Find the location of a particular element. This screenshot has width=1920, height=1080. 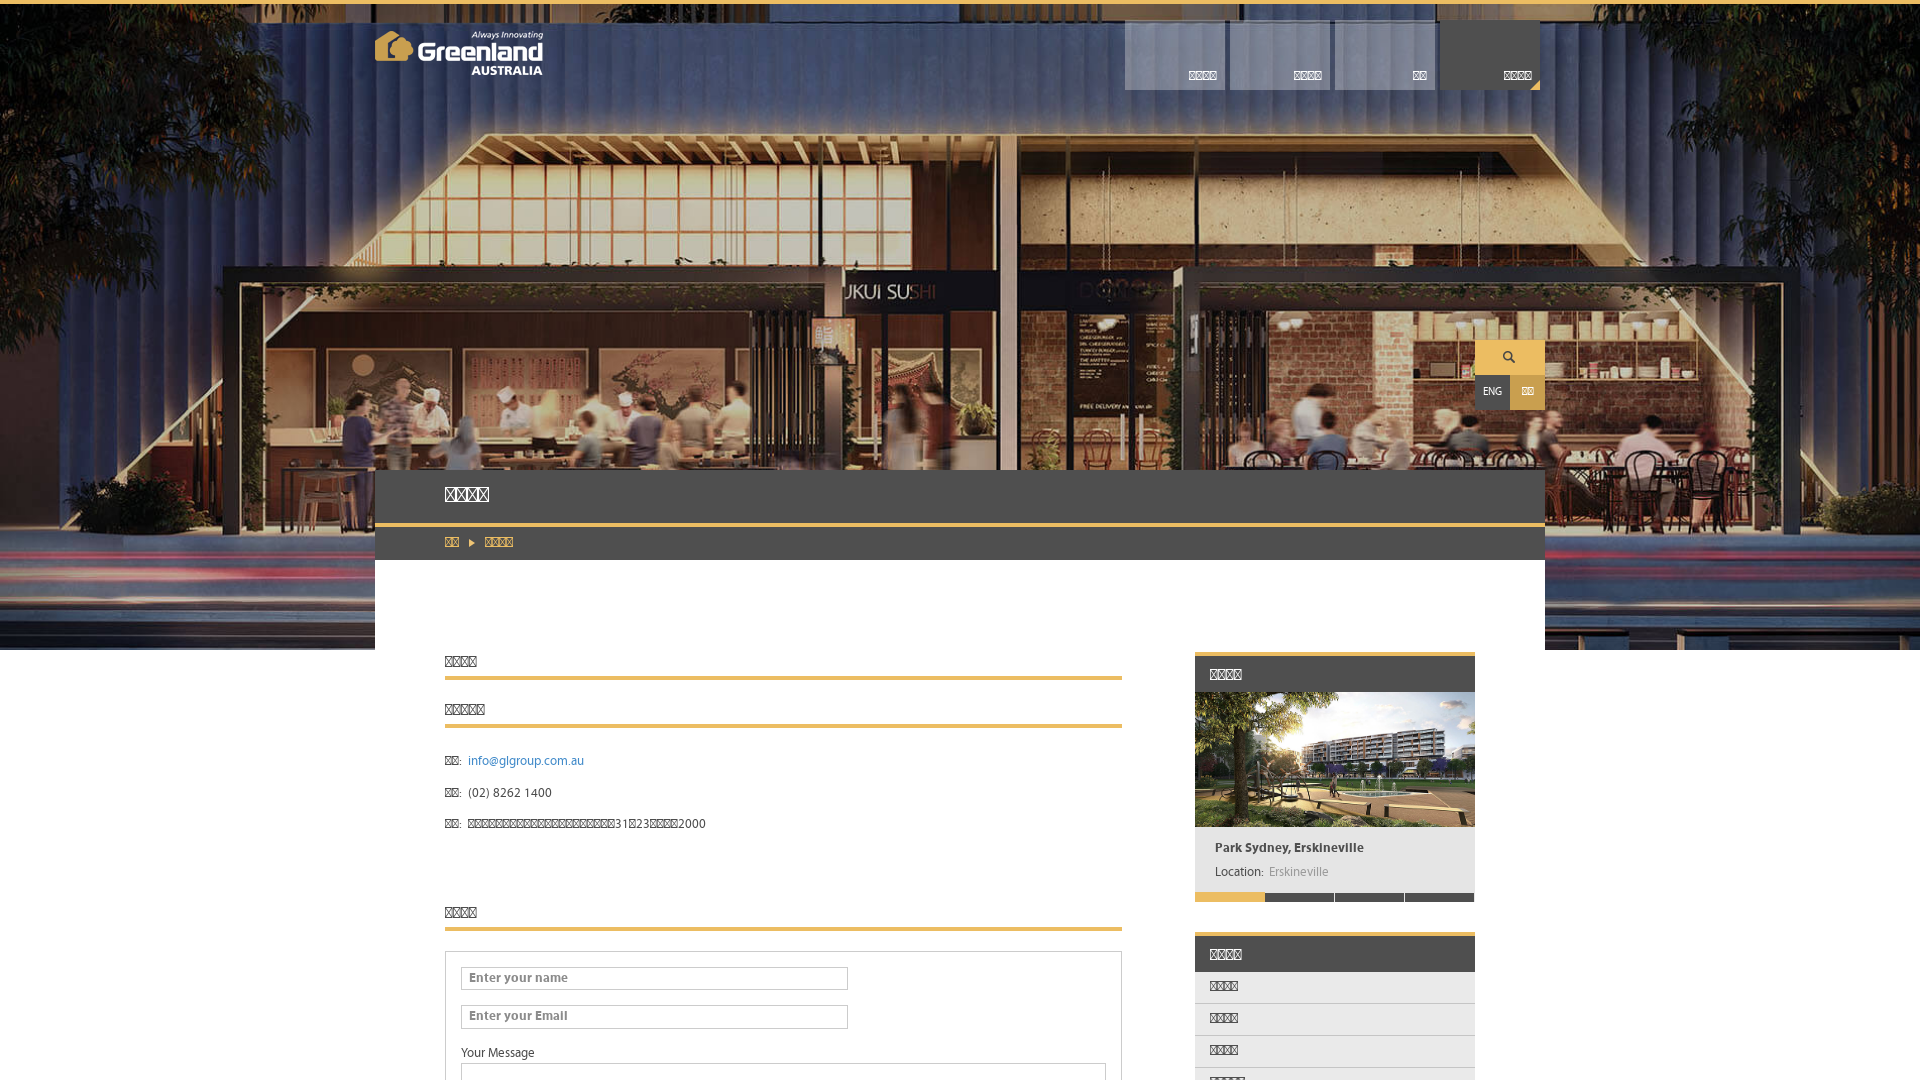

'info@glgroup.com.au' is located at coordinates (526, 761).